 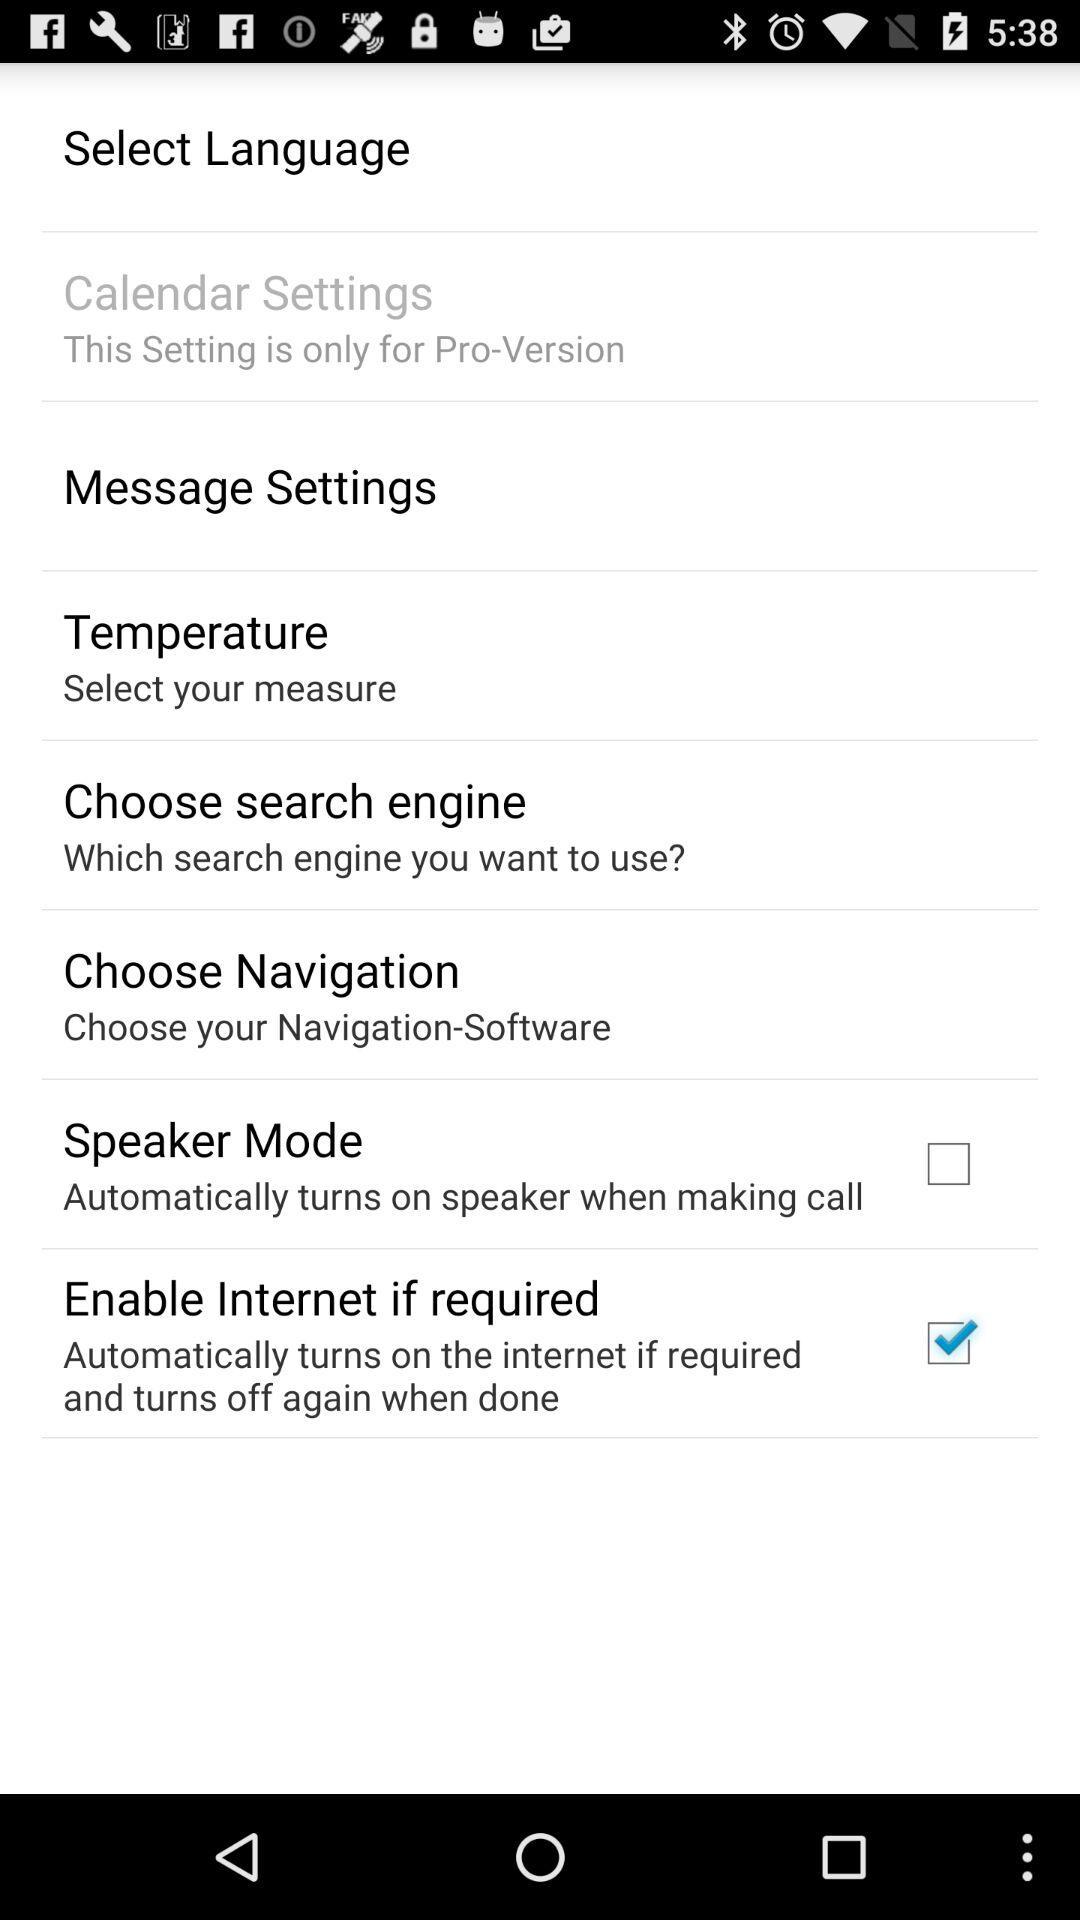 What do you see at coordinates (195, 629) in the screenshot?
I see `the temperature item` at bounding box center [195, 629].